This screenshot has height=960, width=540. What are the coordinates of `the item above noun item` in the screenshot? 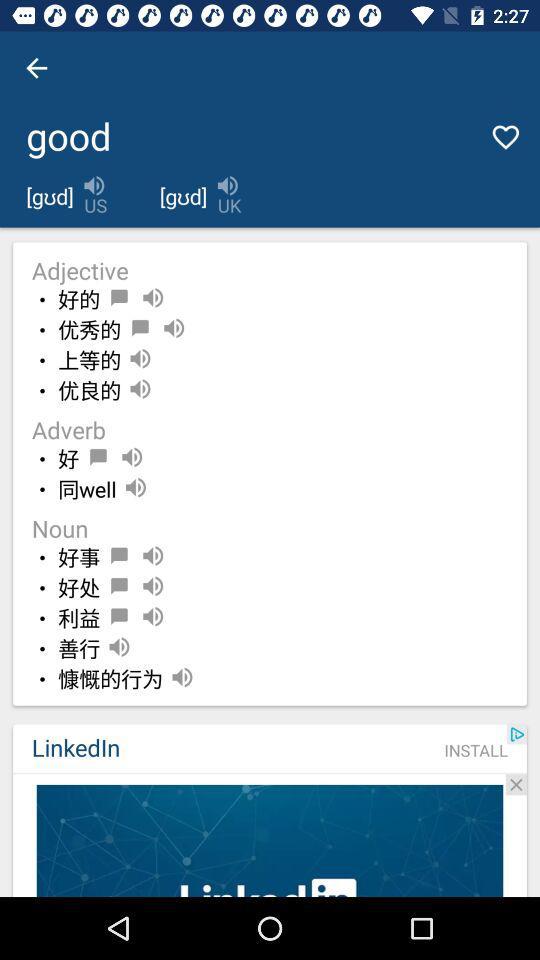 It's located at (86, 489).